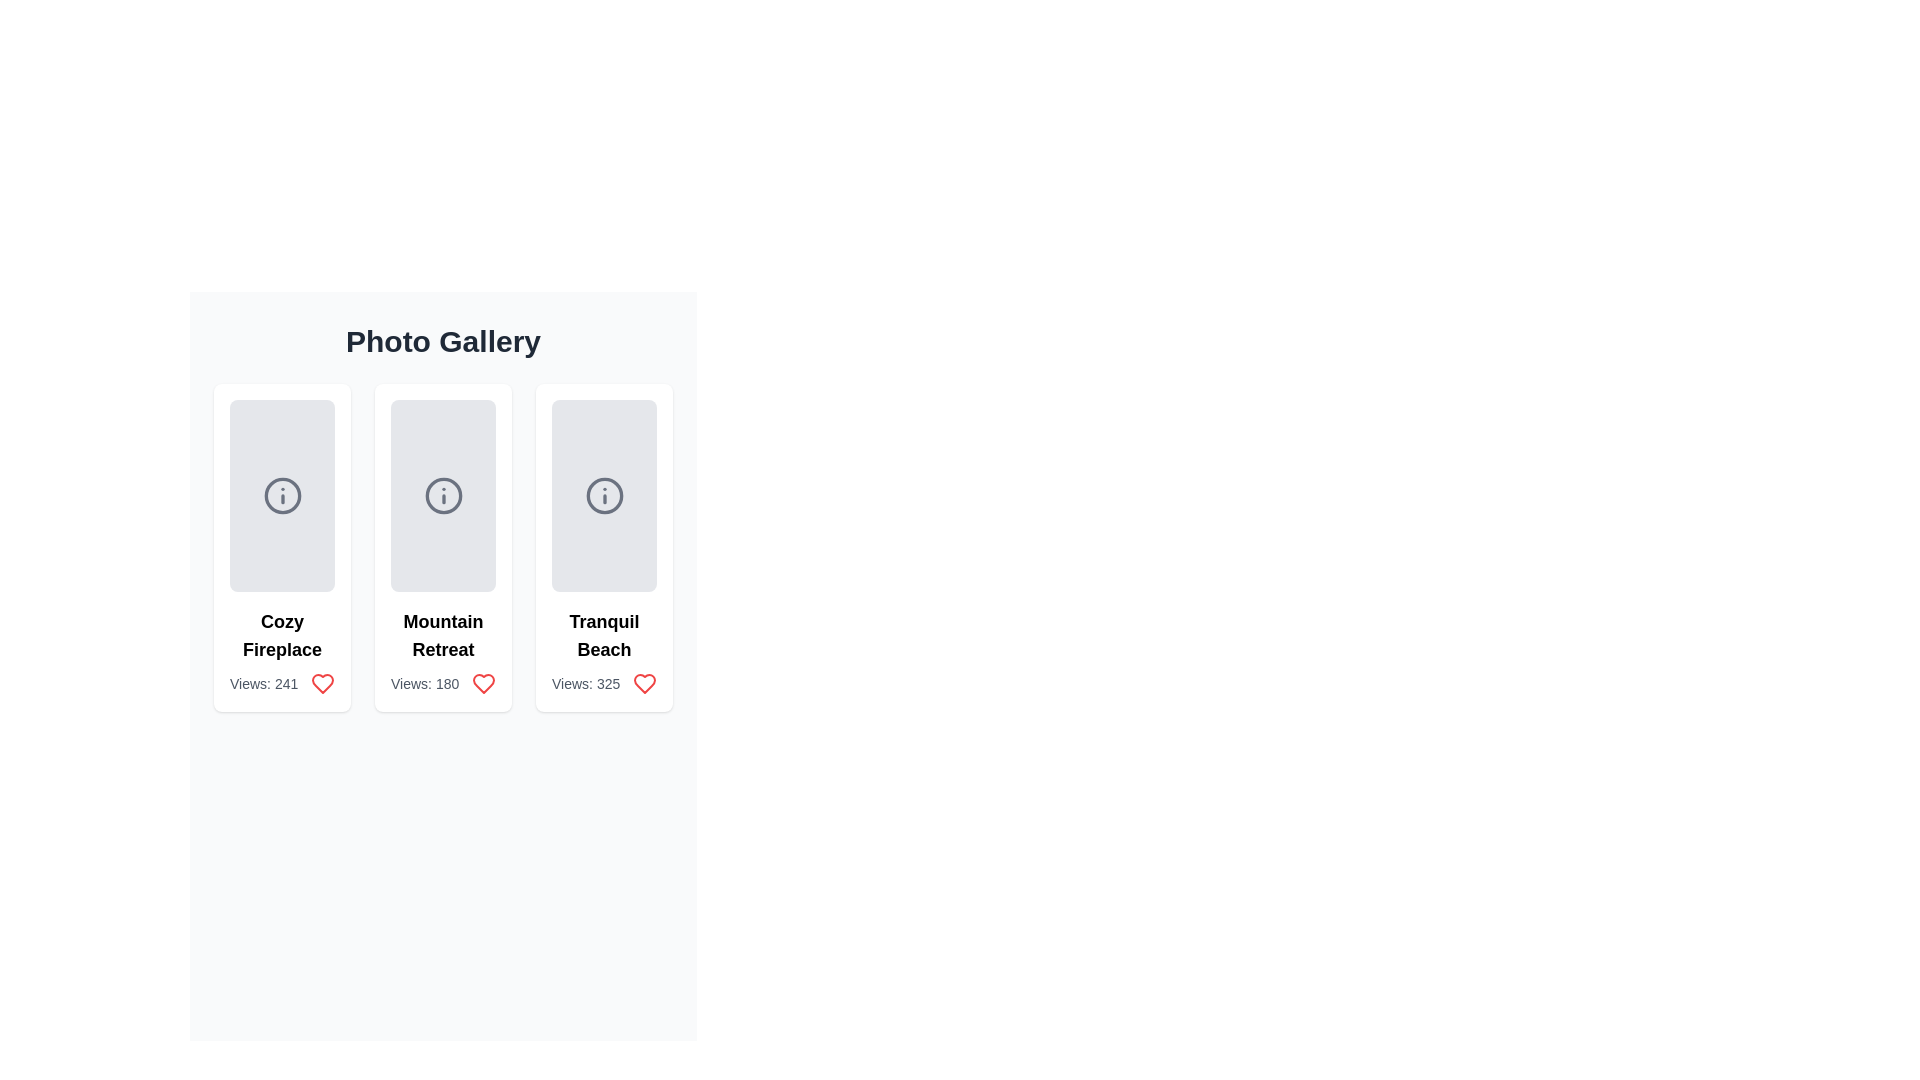 The height and width of the screenshot is (1080, 1920). Describe the element at coordinates (644, 682) in the screenshot. I see `the heart-shaped Favorite icon` at that location.